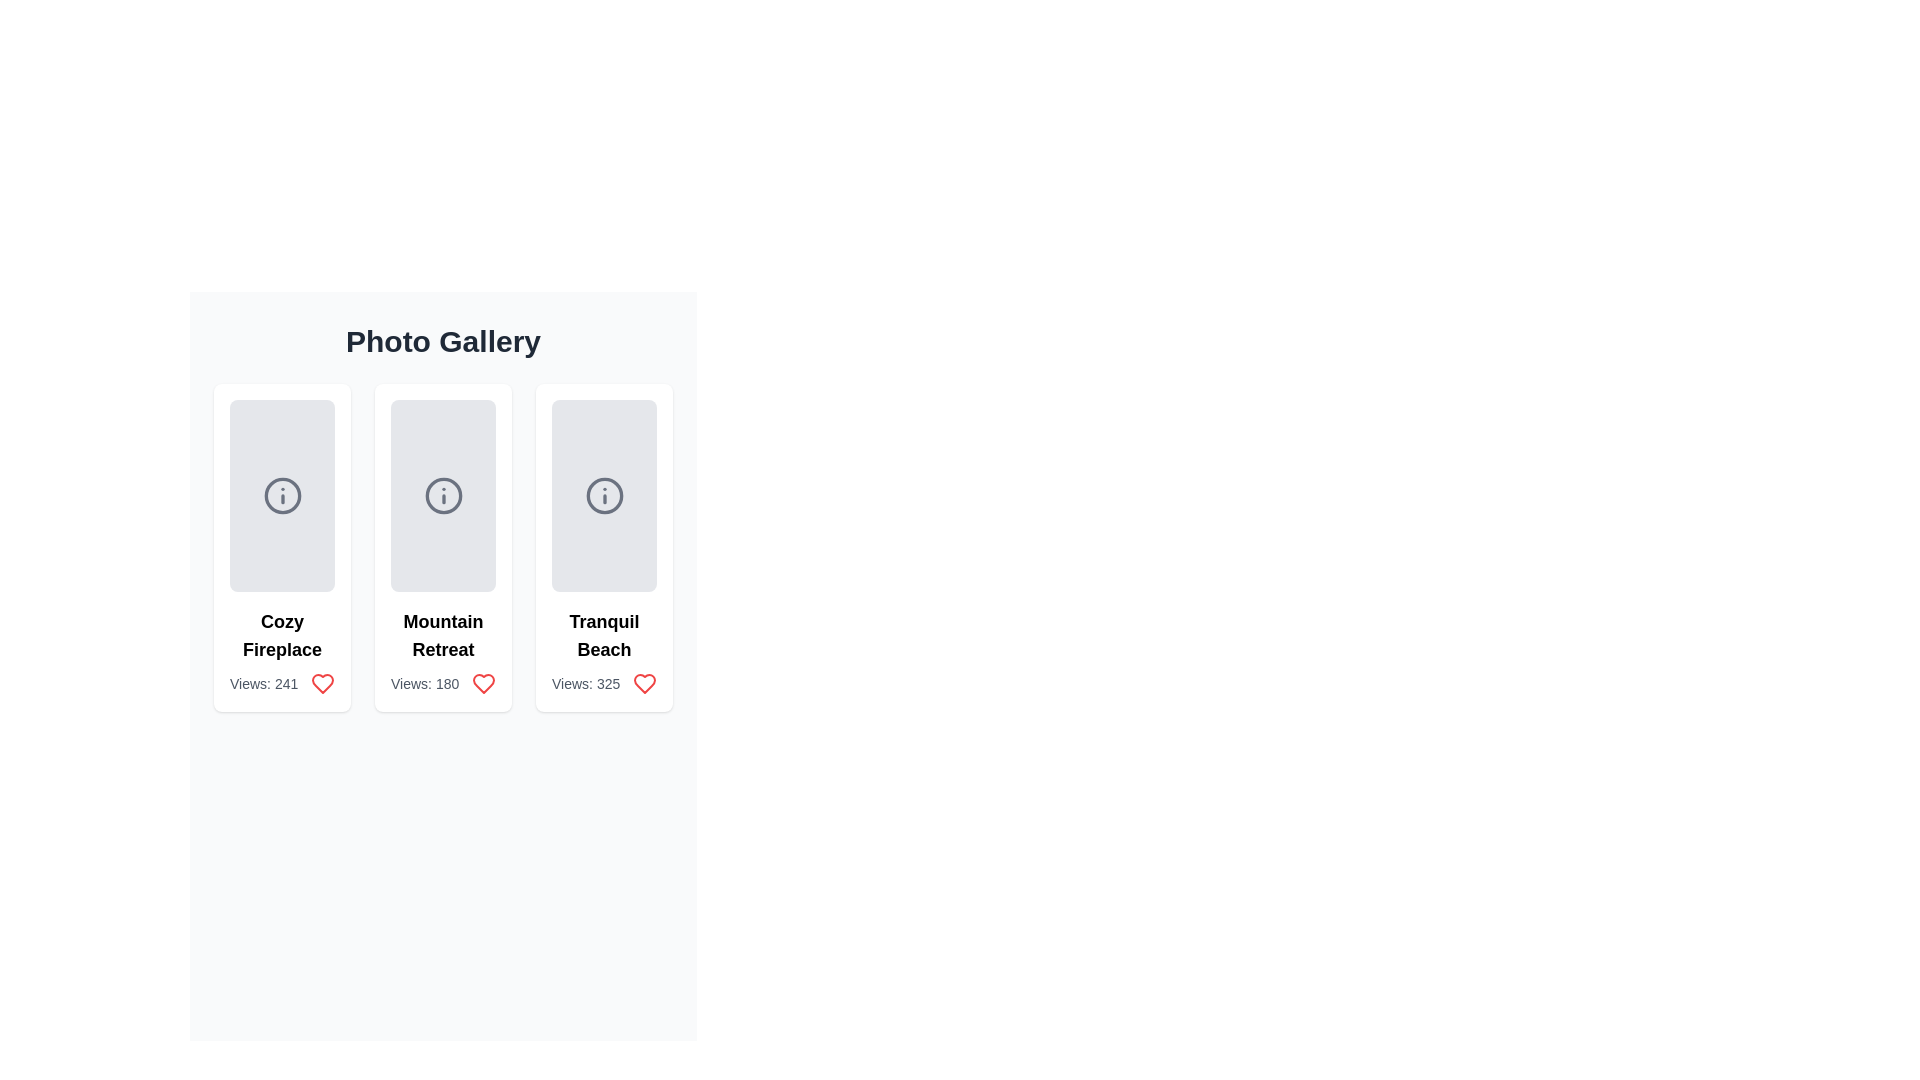 The height and width of the screenshot is (1080, 1920). Describe the element at coordinates (644, 682) in the screenshot. I see `the heart-shaped Favorite icon` at that location.